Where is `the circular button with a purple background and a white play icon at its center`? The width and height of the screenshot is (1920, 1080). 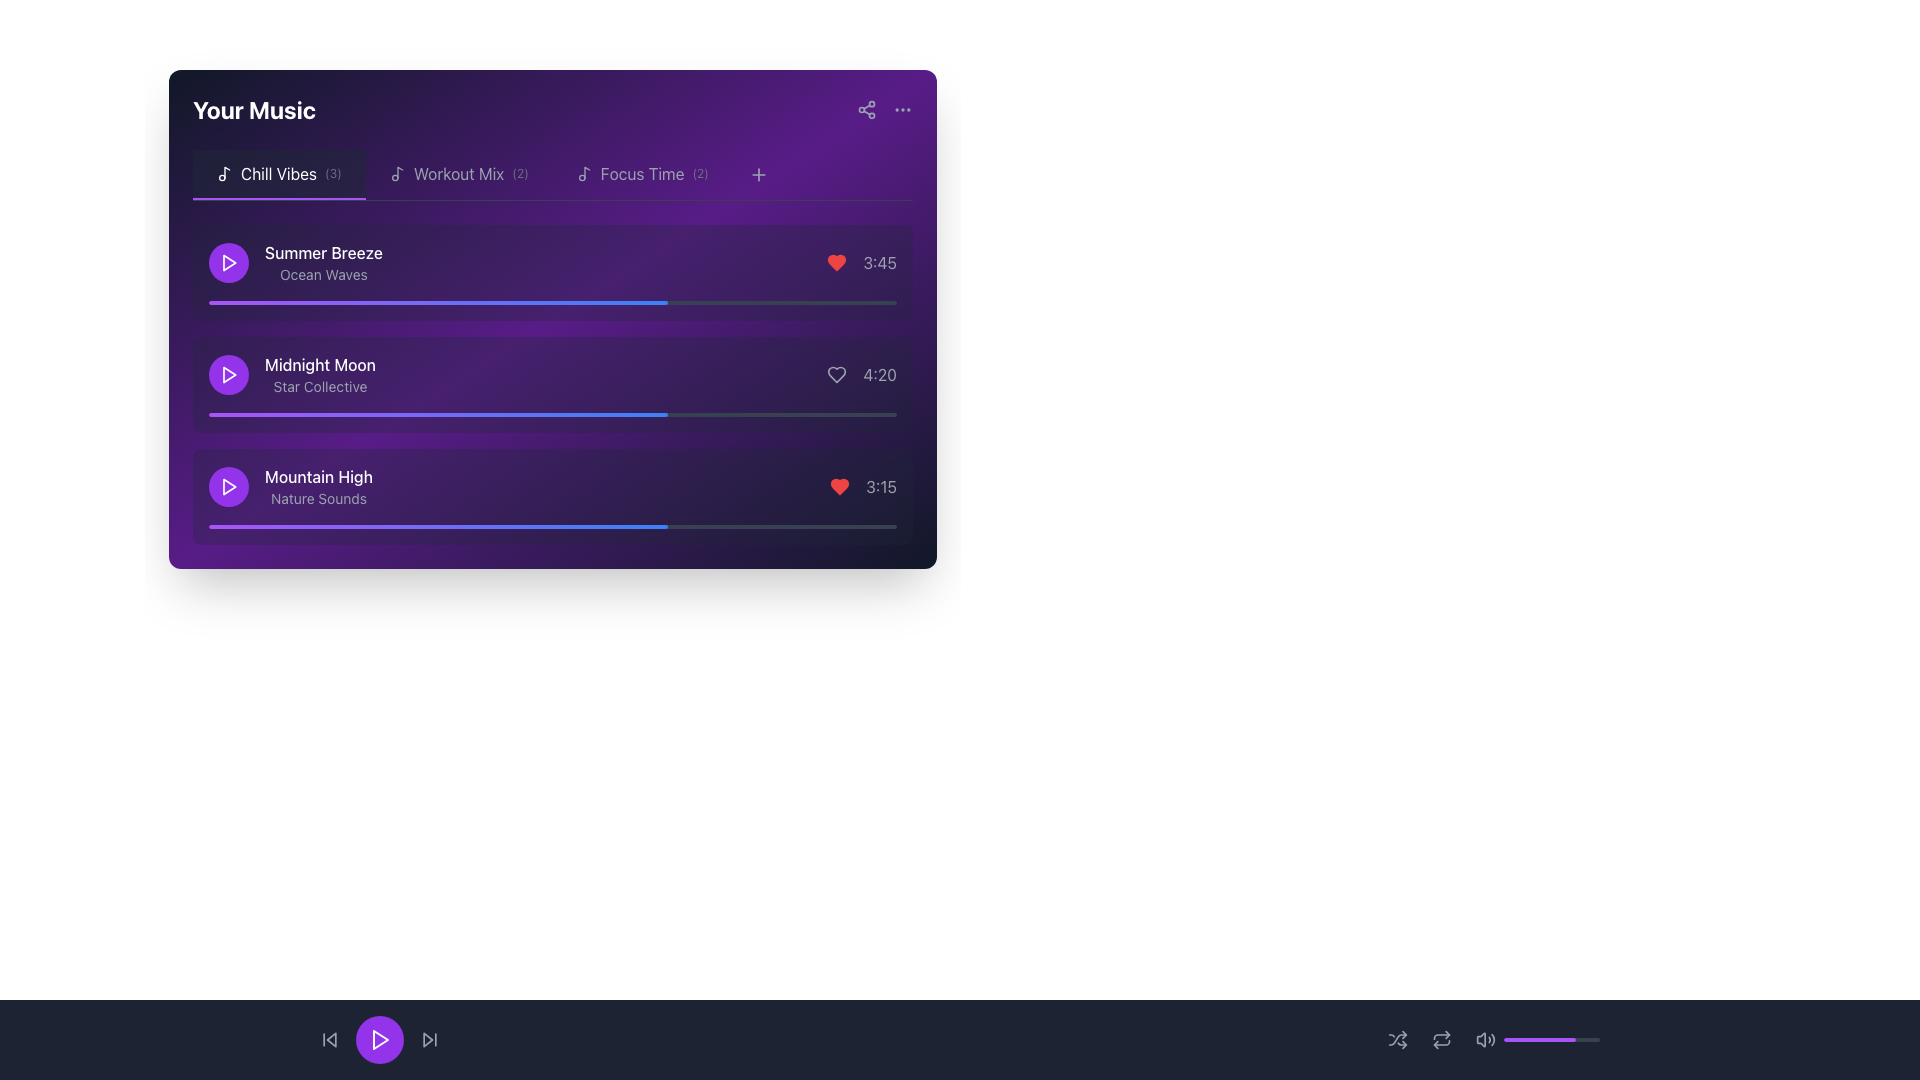 the circular button with a purple background and a white play icon at its center is located at coordinates (379, 1039).